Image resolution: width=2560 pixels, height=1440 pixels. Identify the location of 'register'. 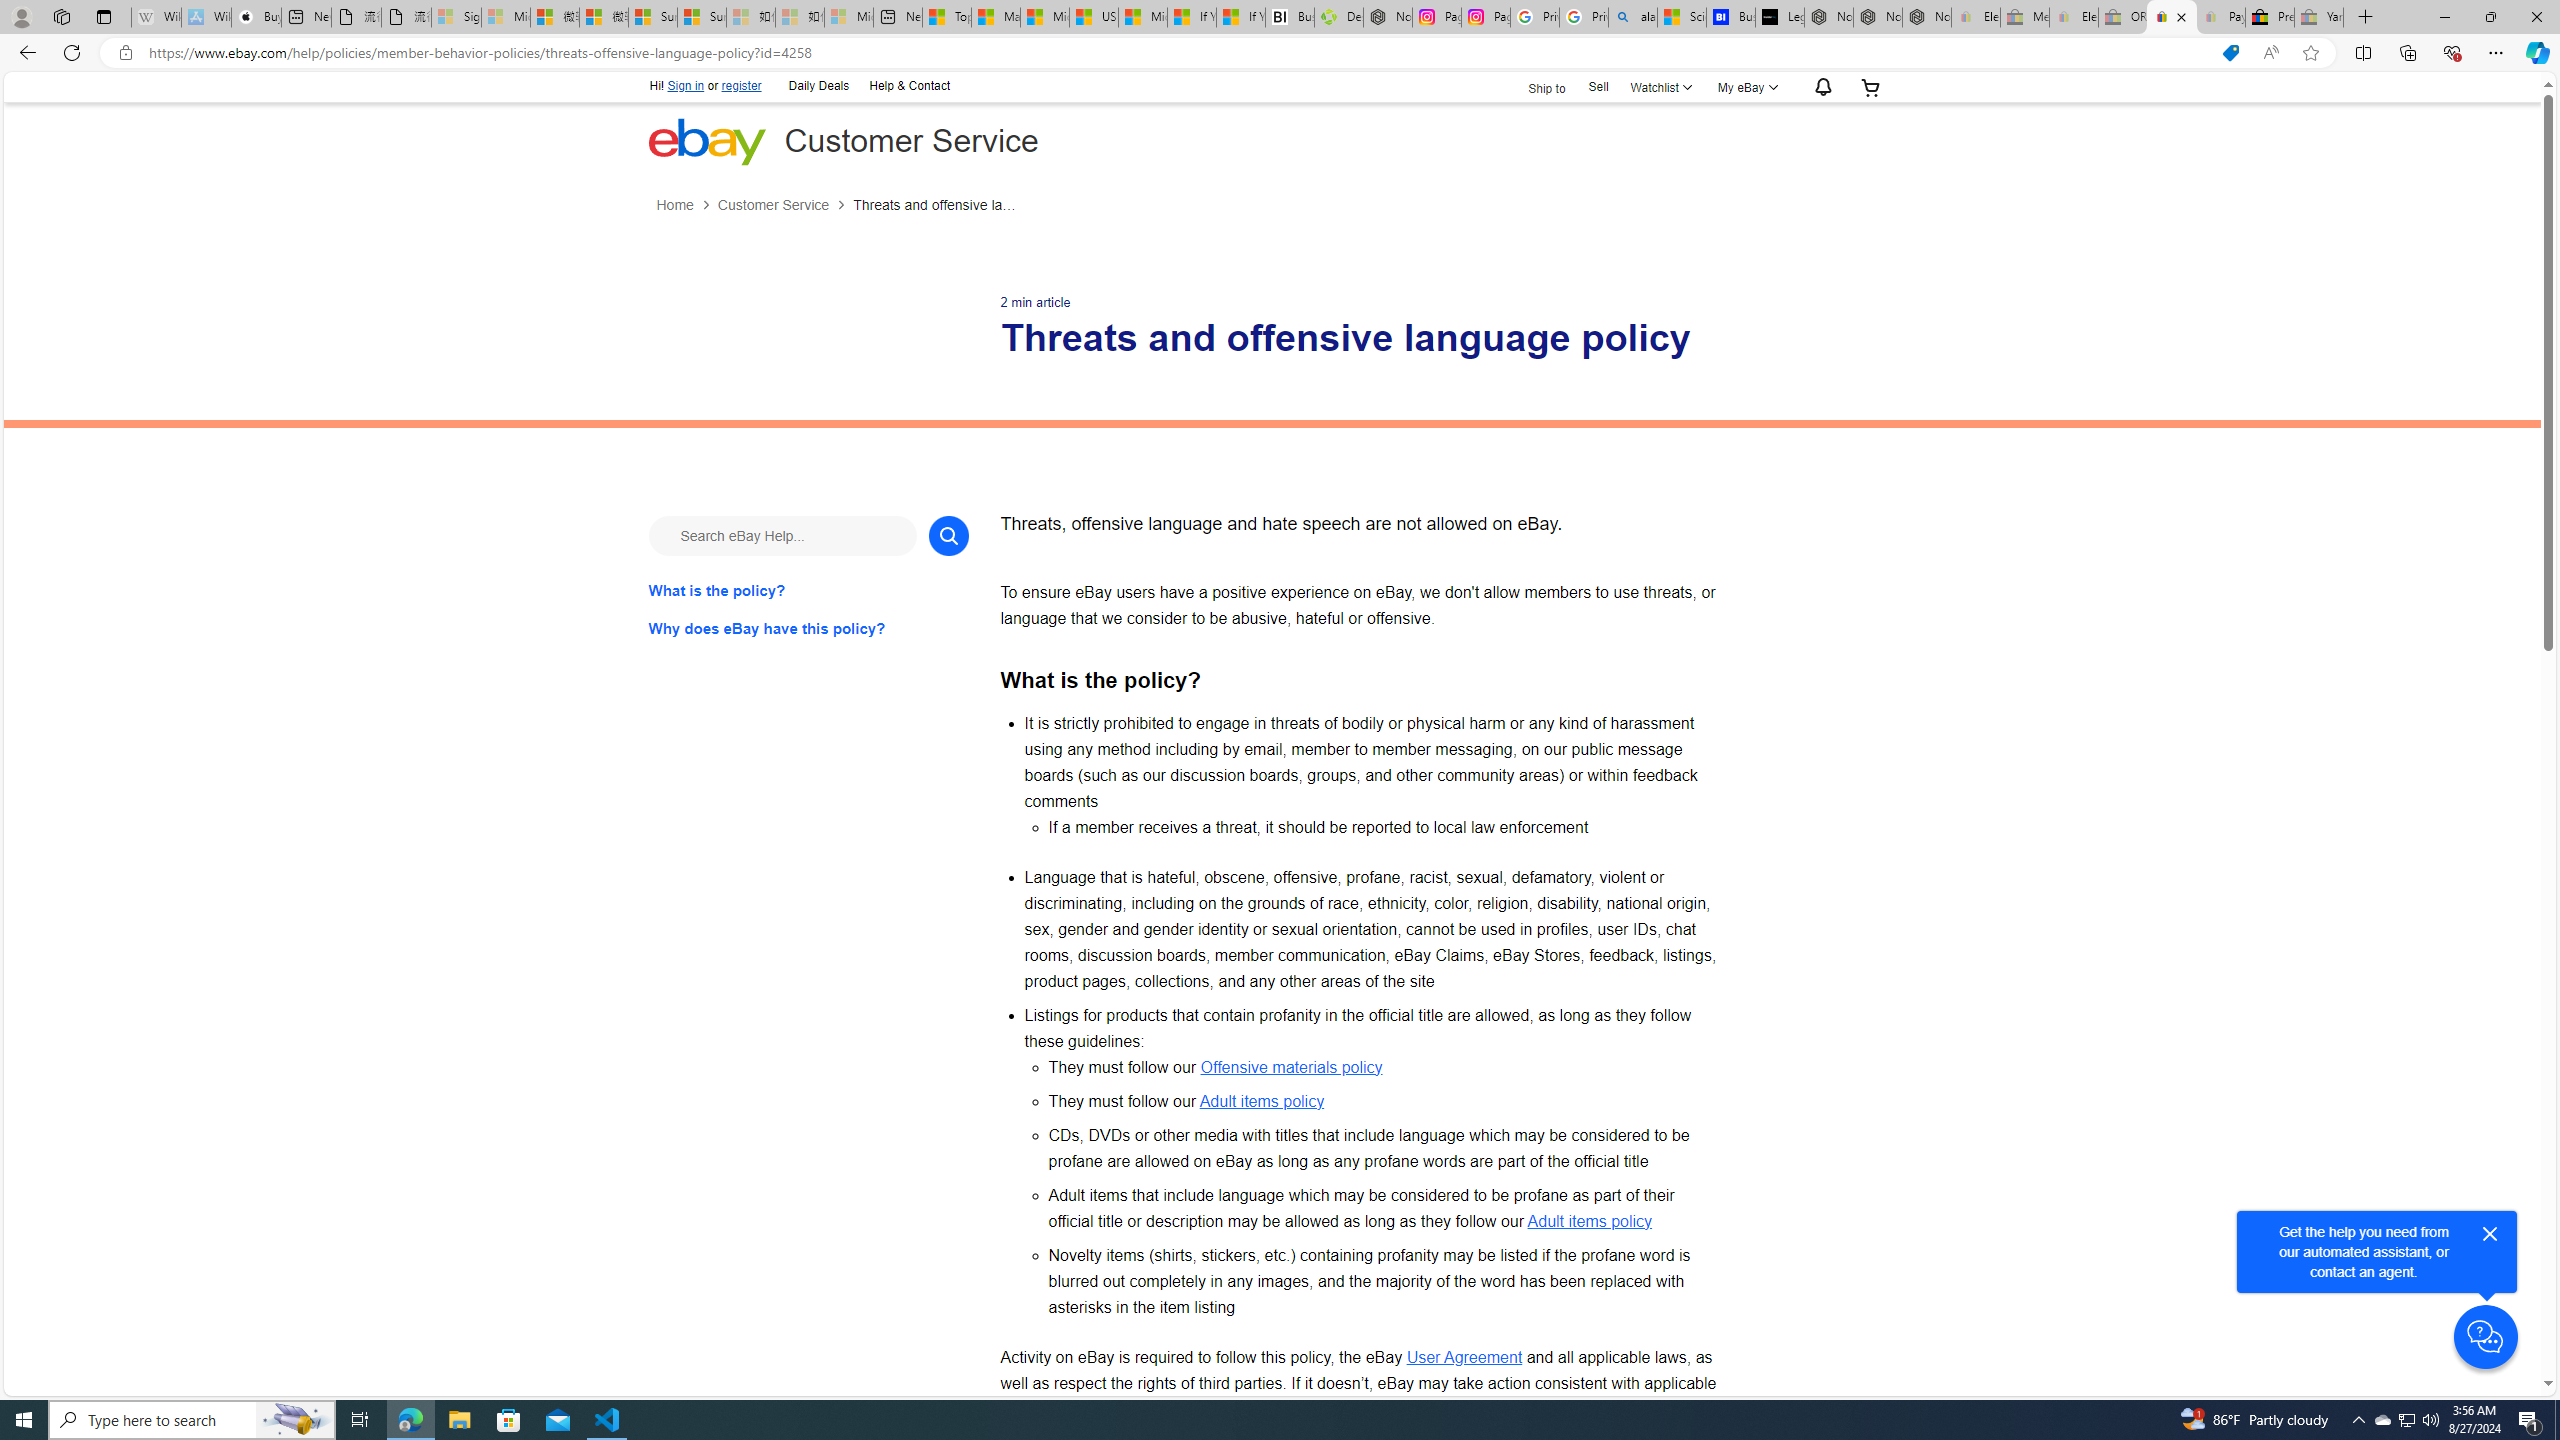
(741, 85).